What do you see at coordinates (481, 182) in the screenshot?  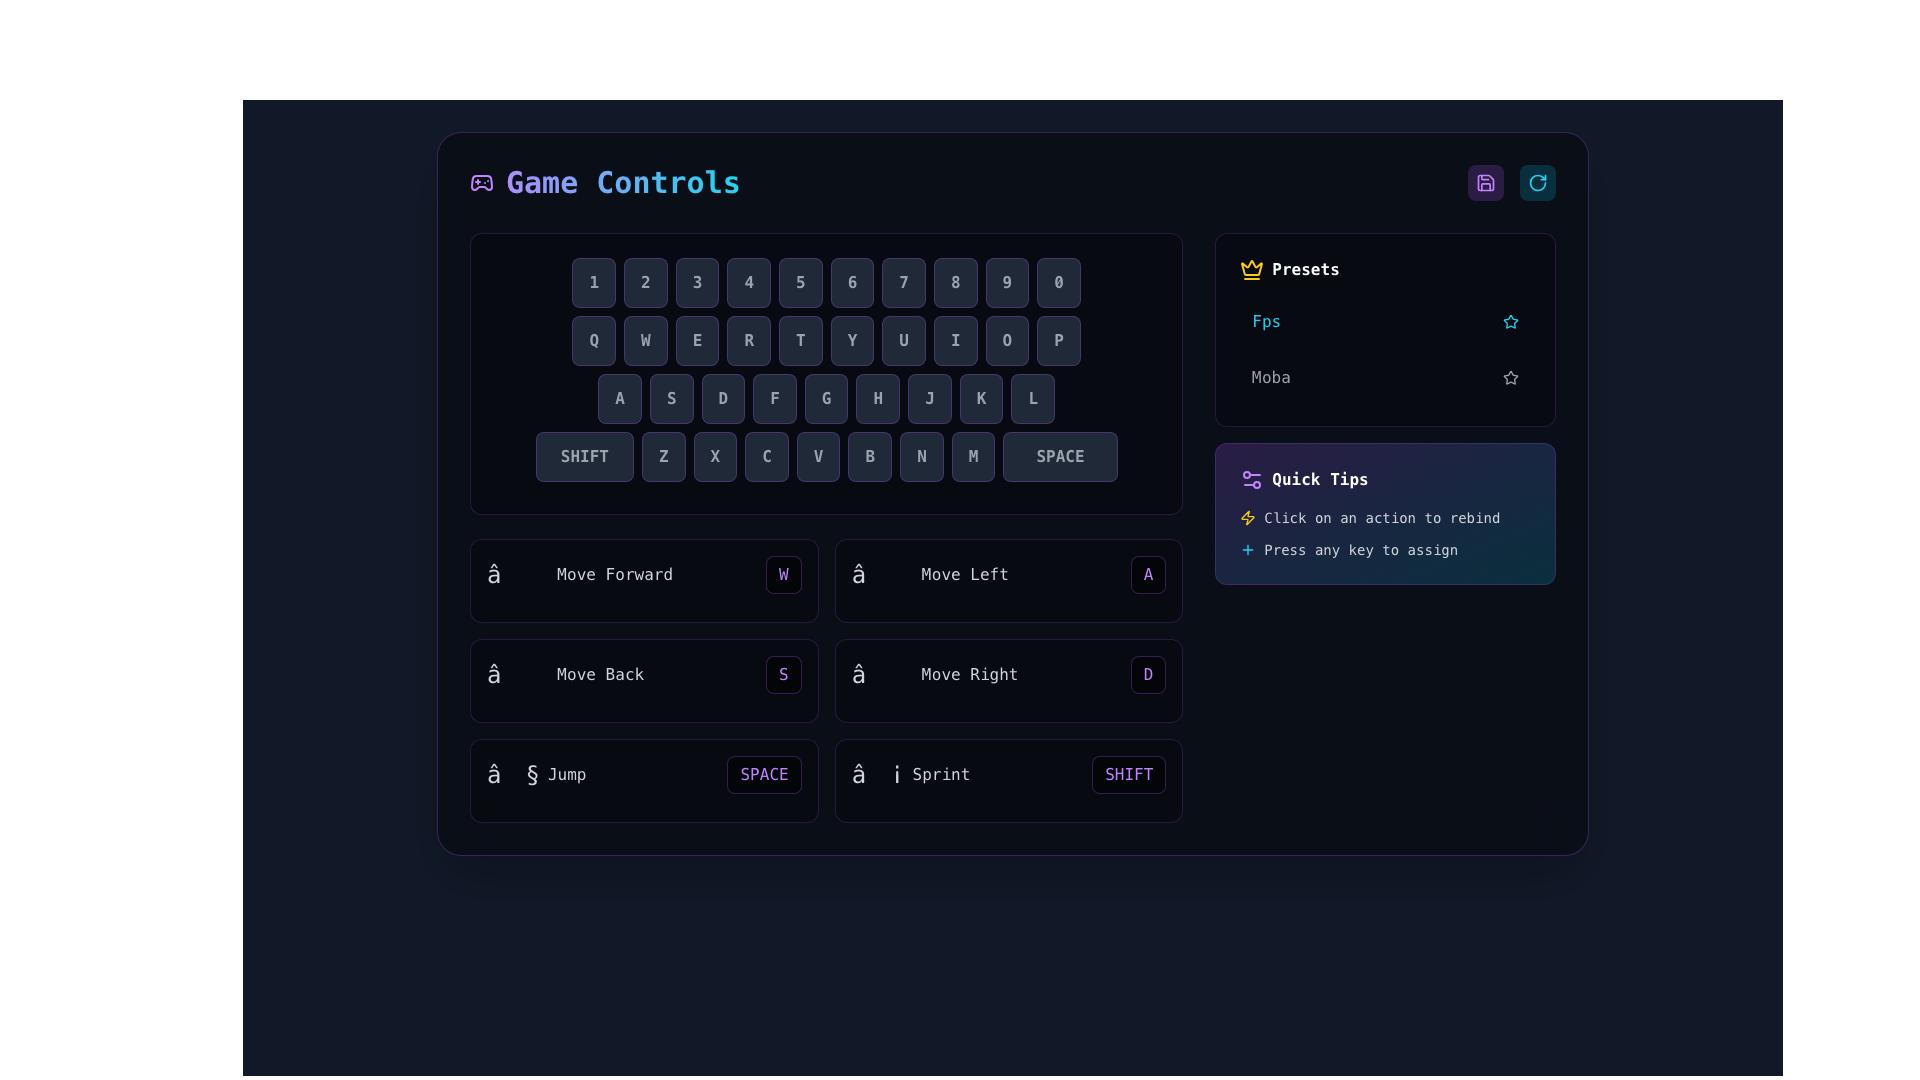 I see `the graphical representation of the game controller icon located to the left of the 'Game Controls' text label` at bounding box center [481, 182].